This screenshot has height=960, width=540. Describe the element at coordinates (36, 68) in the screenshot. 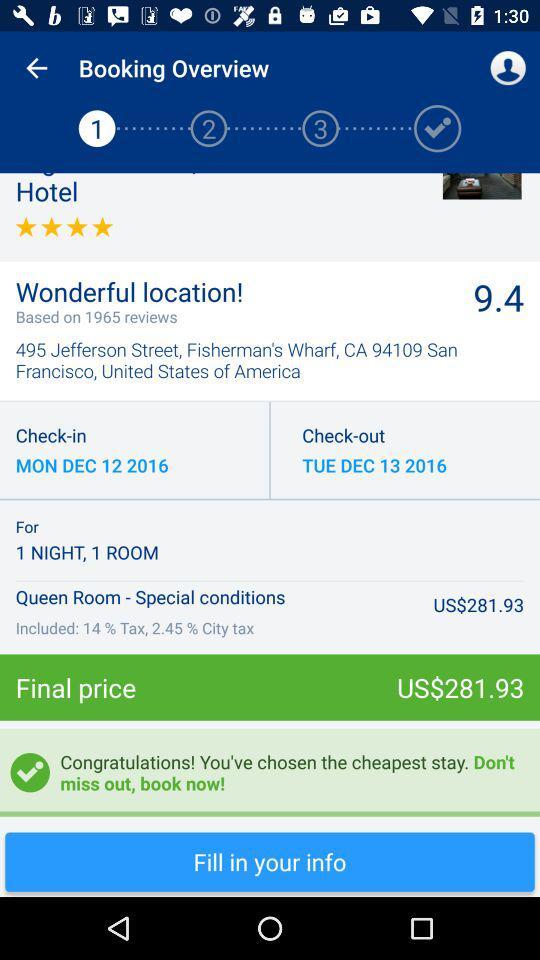

I see `icon to the left of the 1 icon` at that location.